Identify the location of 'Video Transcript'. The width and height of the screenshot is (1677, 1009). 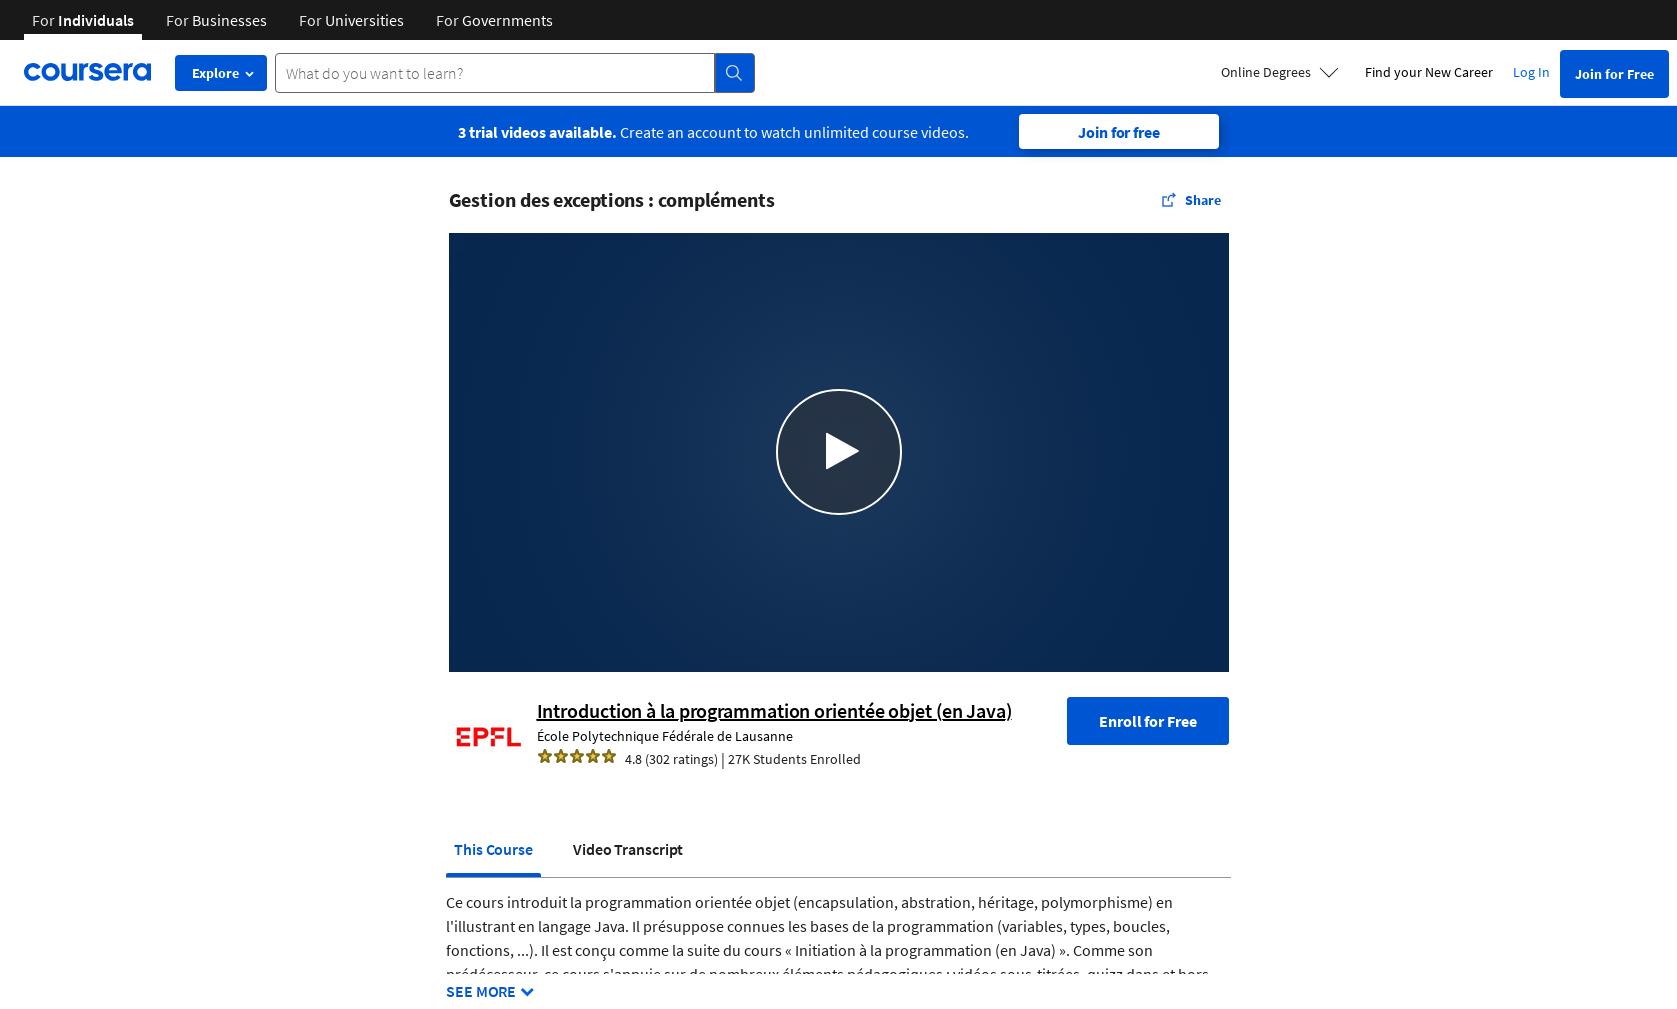
(627, 847).